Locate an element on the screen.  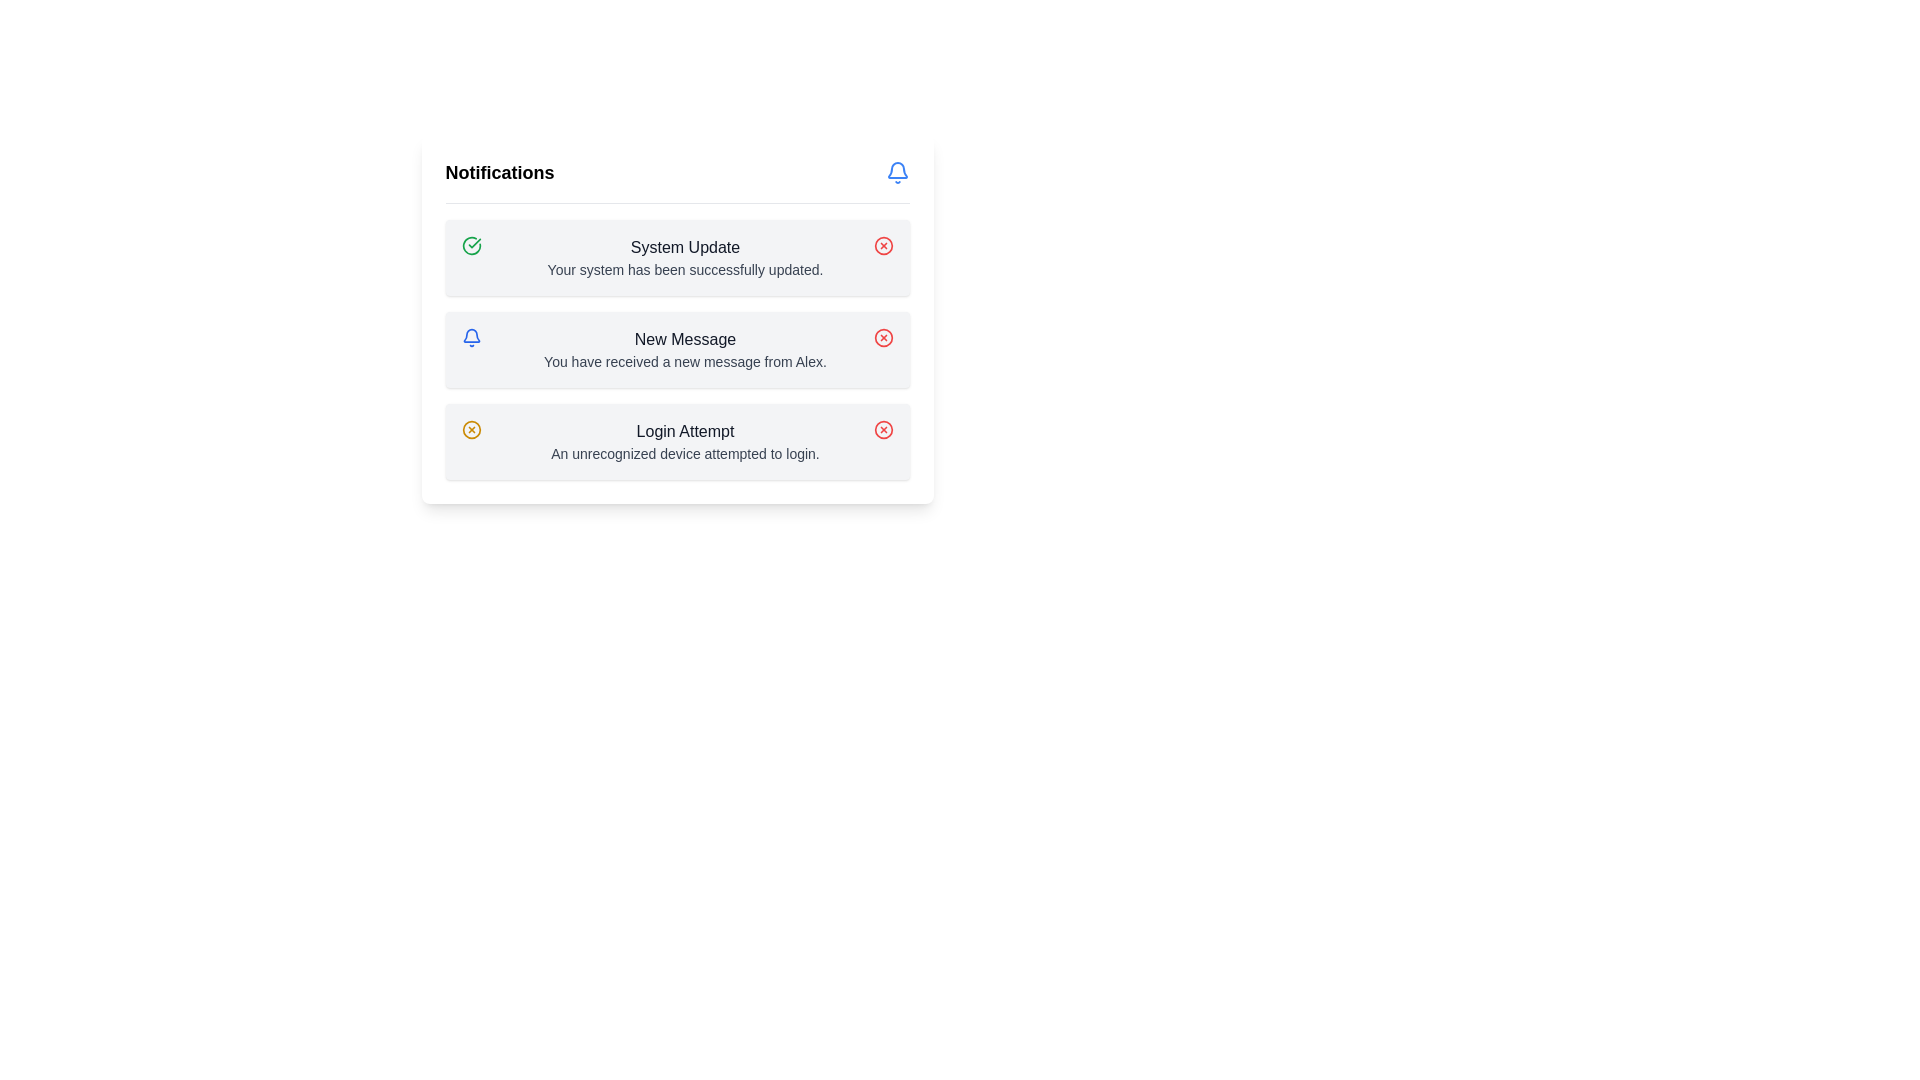
the close or cancel icon, which is a red outlined circular shape with a cross inside, located at the right side of the second notification item in the 'New Message' card is located at coordinates (882, 337).